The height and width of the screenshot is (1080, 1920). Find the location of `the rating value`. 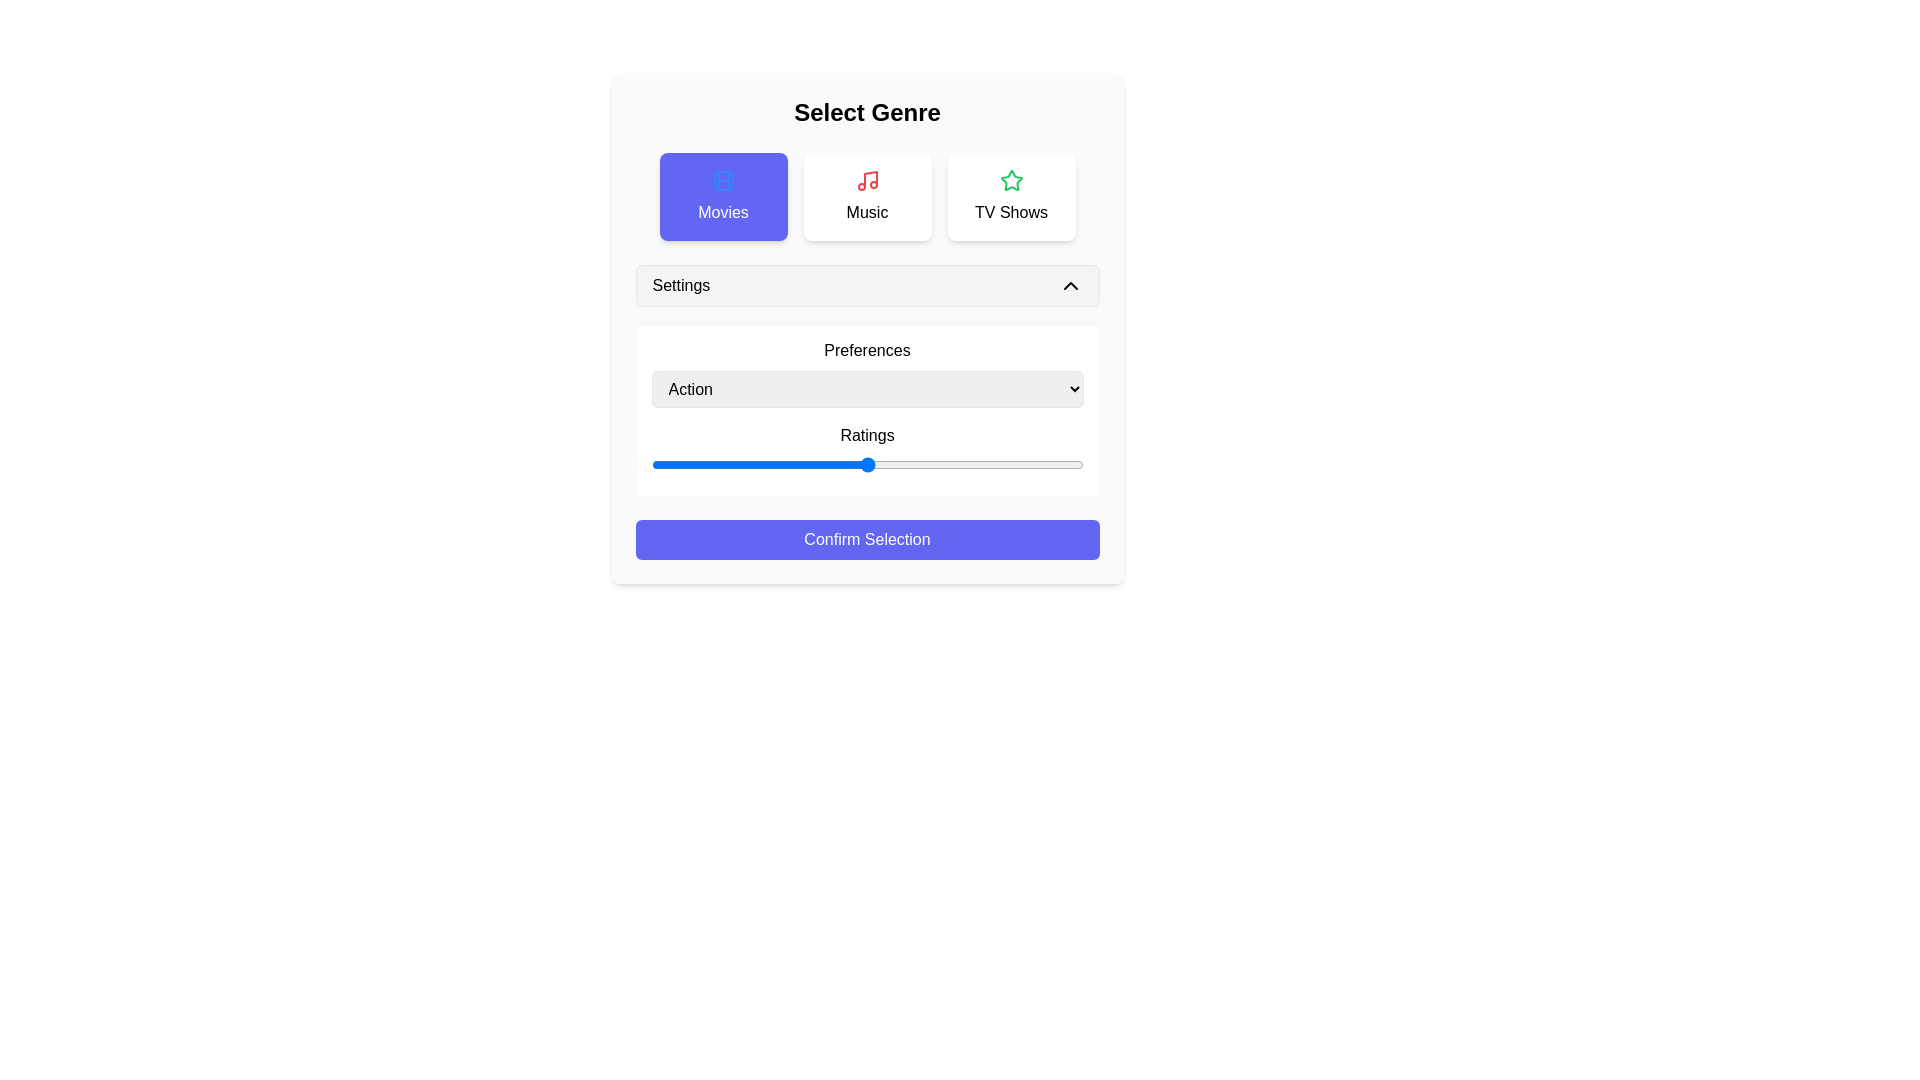

the rating value is located at coordinates (876, 465).